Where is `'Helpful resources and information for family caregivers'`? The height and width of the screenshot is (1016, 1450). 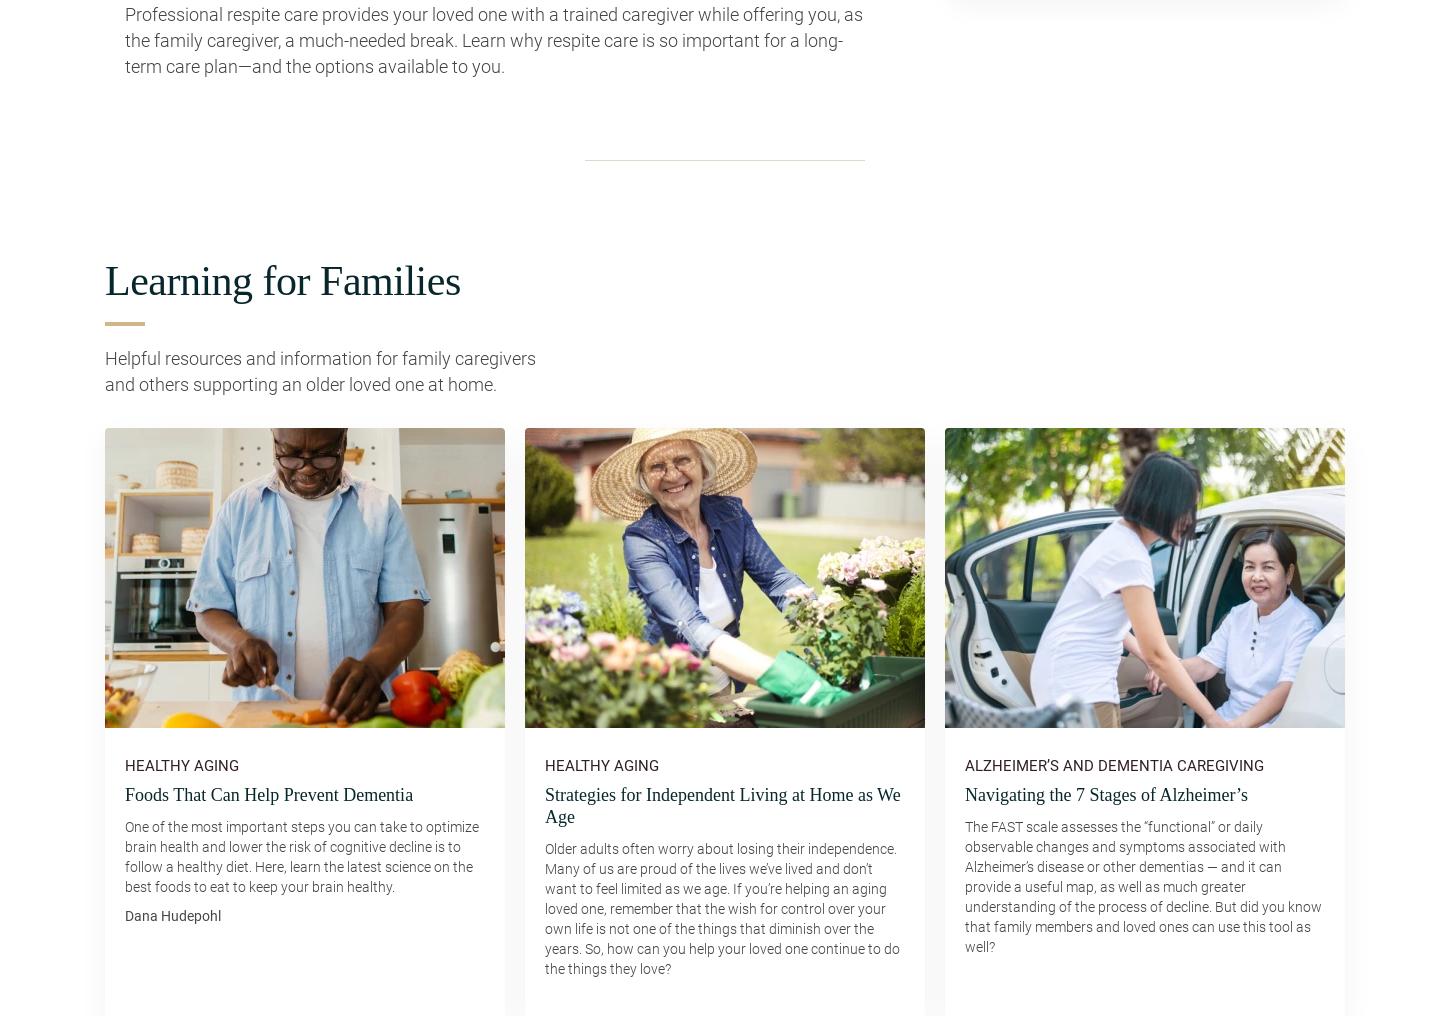
'Helpful resources and information for family caregivers' is located at coordinates (320, 358).